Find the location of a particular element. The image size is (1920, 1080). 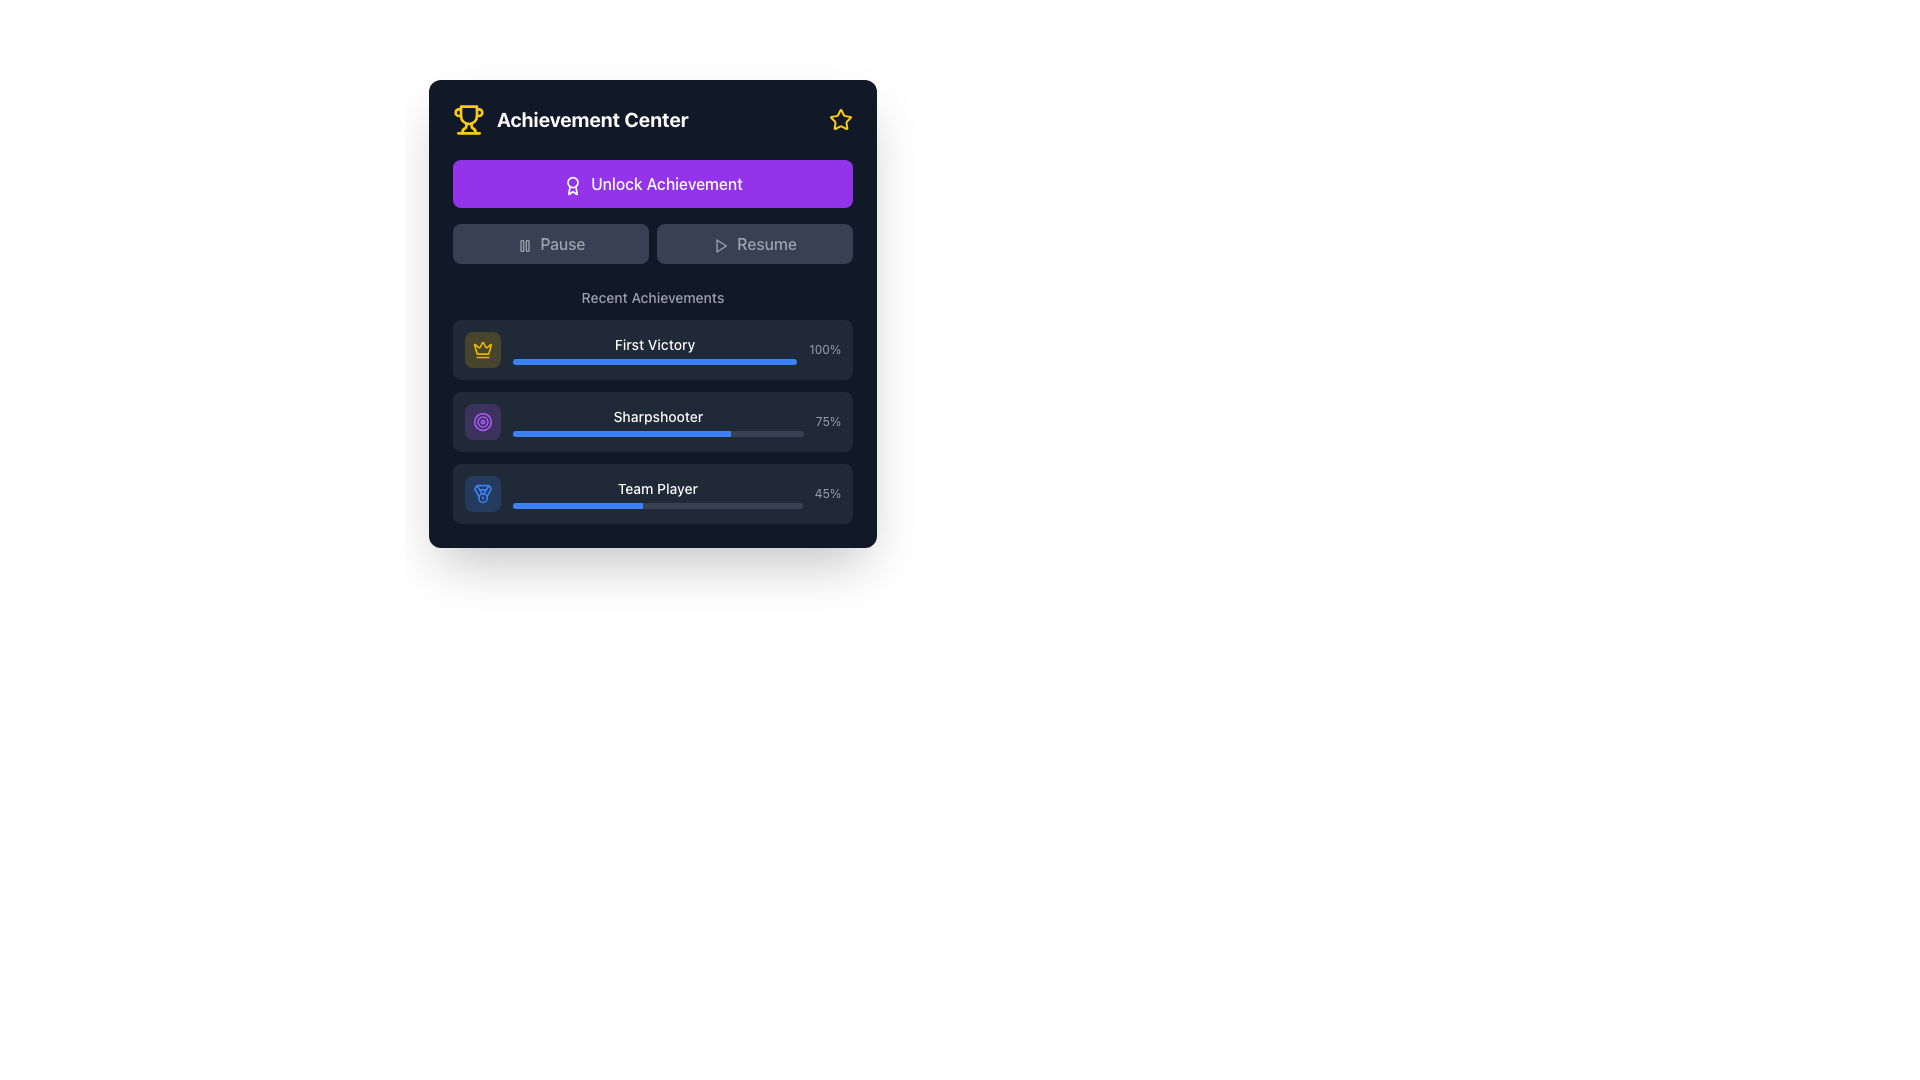

the second achievement display row in the 'Recent Achievements' section is located at coordinates (652, 420).